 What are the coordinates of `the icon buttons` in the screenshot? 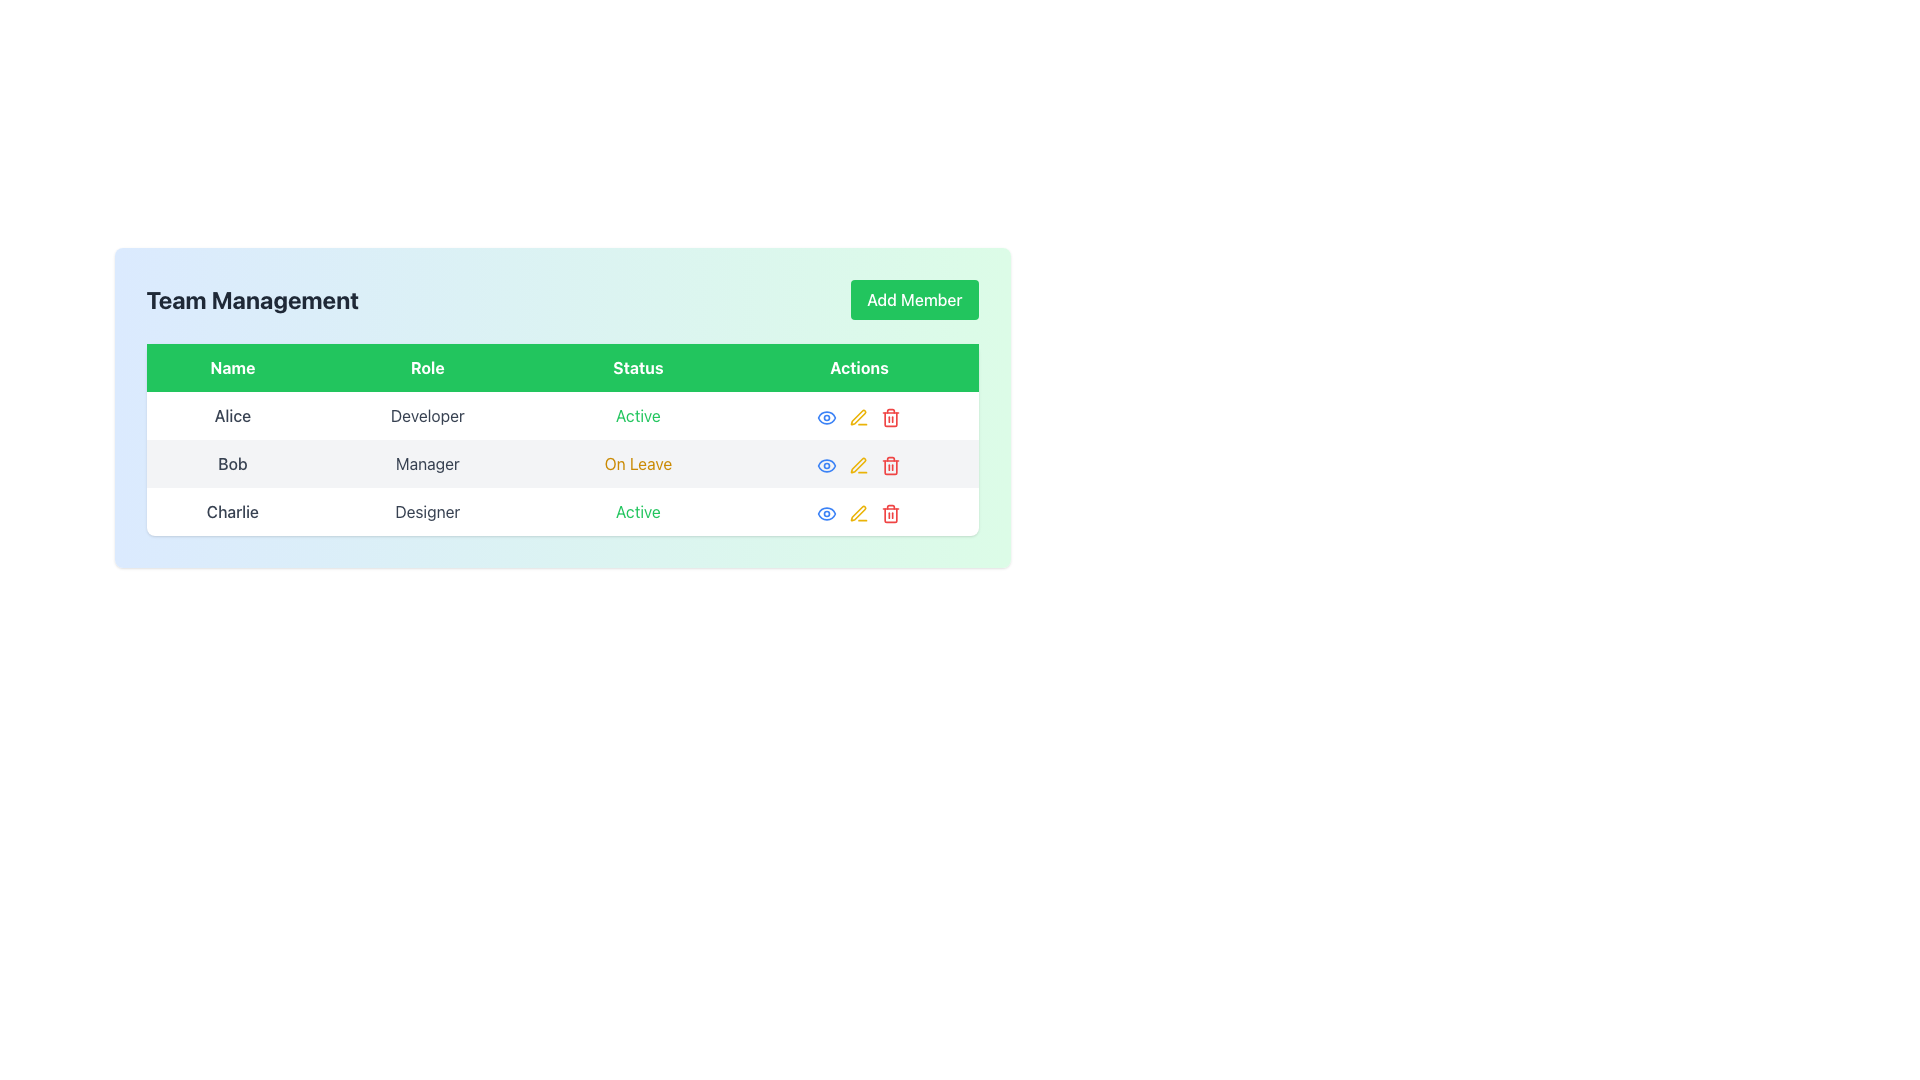 It's located at (859, 511).